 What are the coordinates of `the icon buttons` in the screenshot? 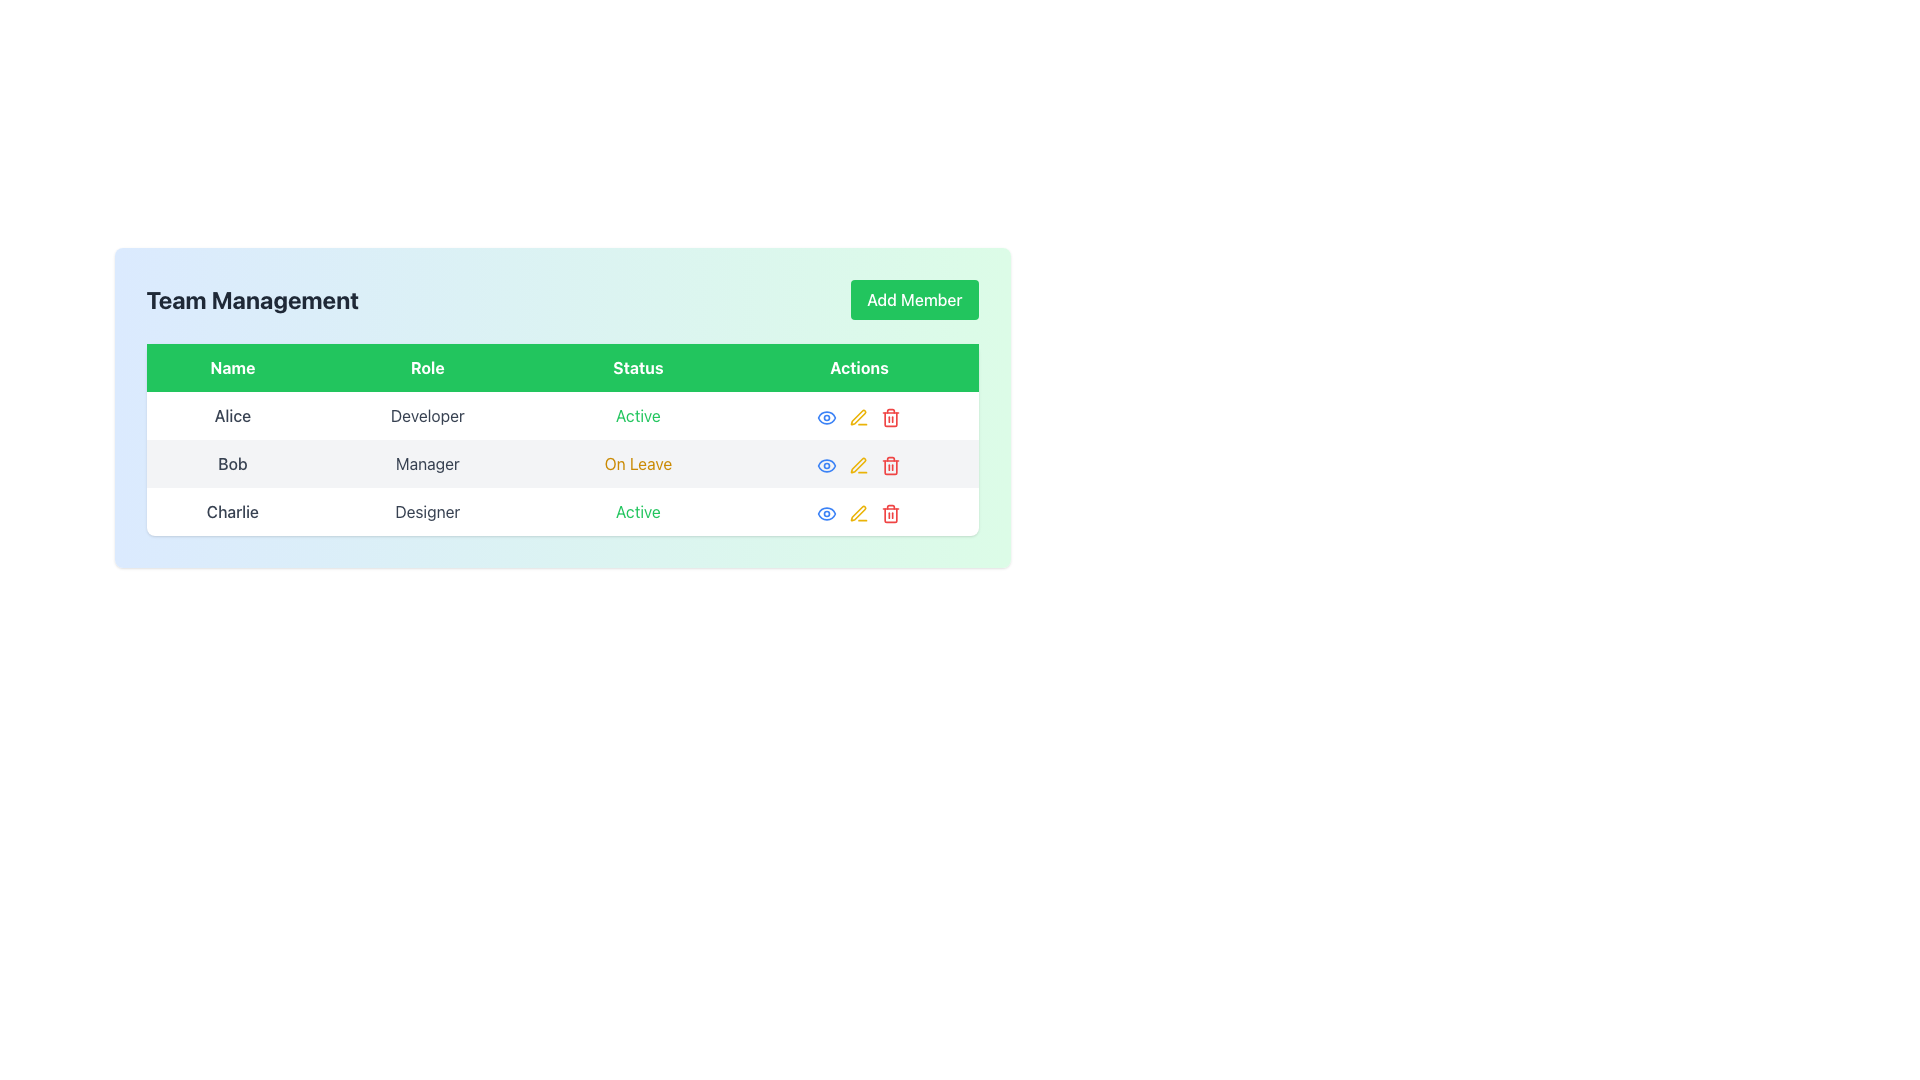 It's located at (859, 511).